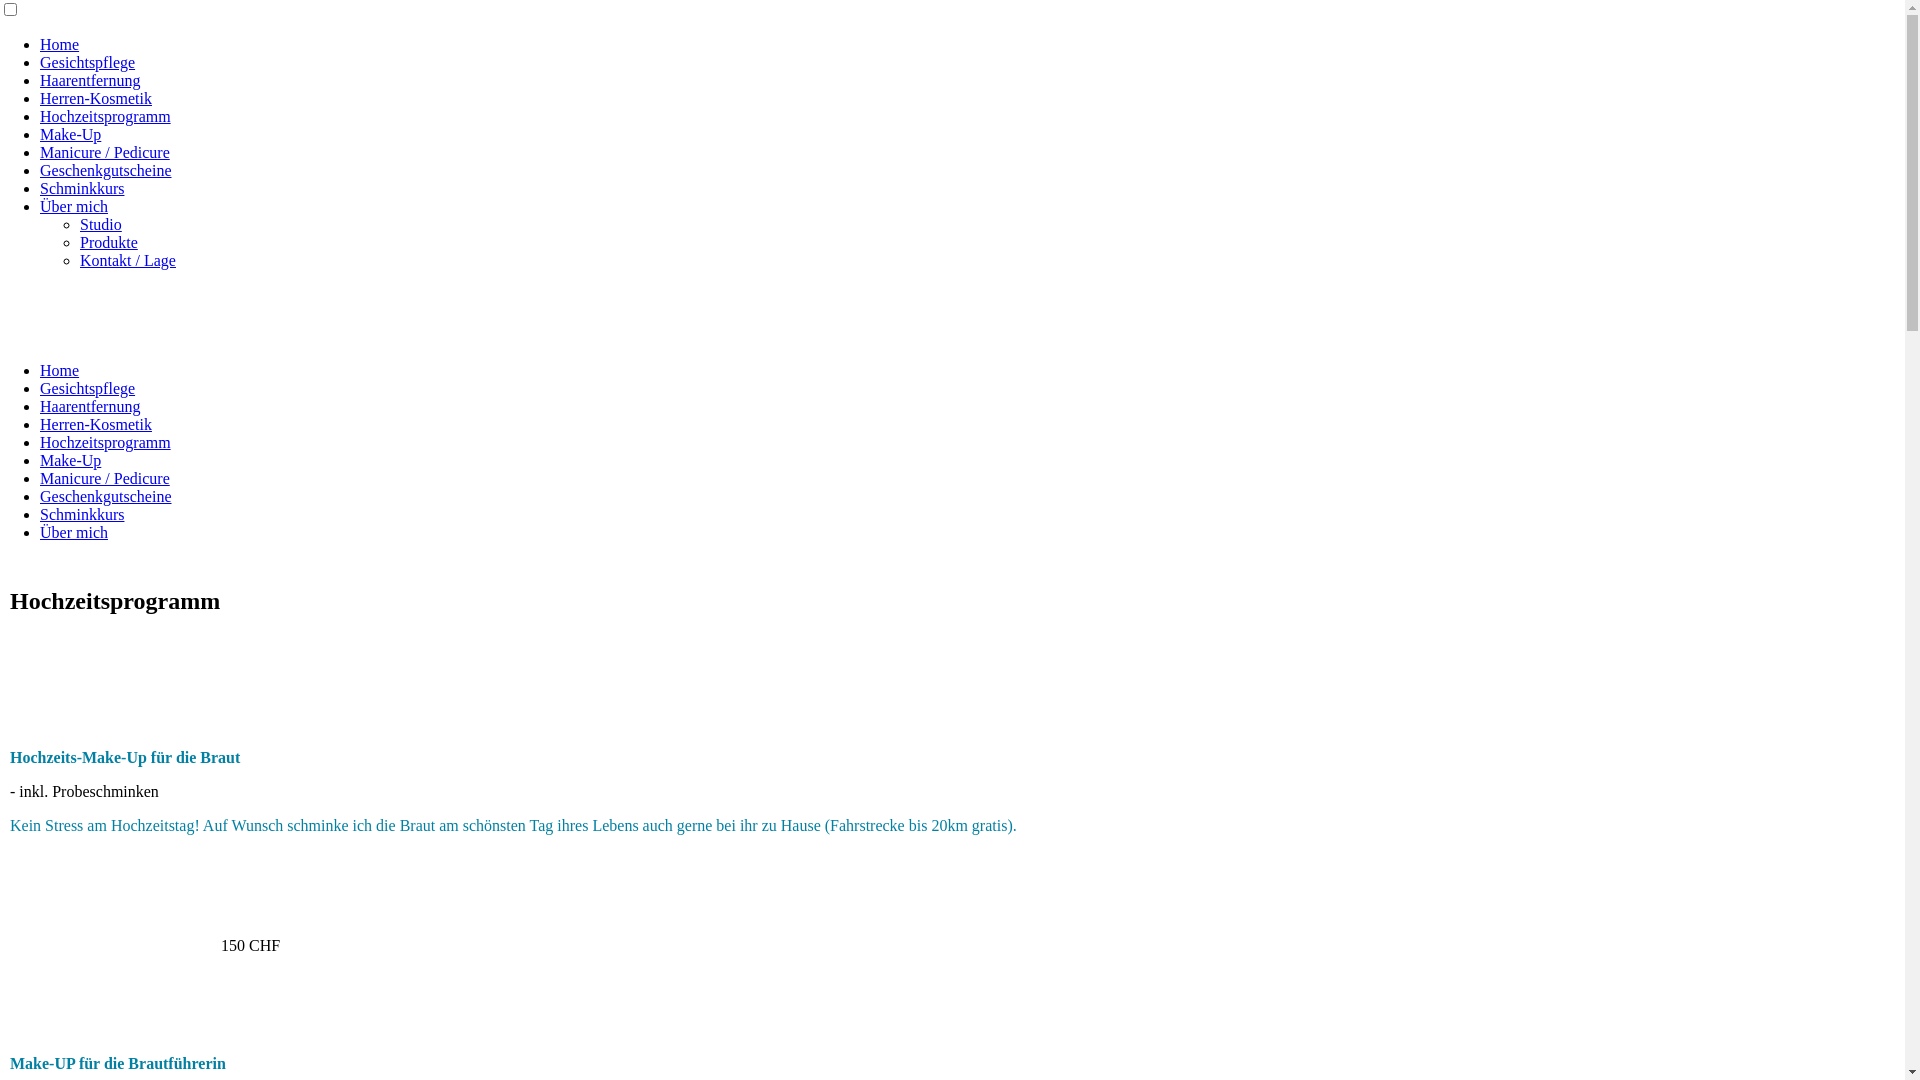  I want to click on 'Make-Up', so click(70, 460).